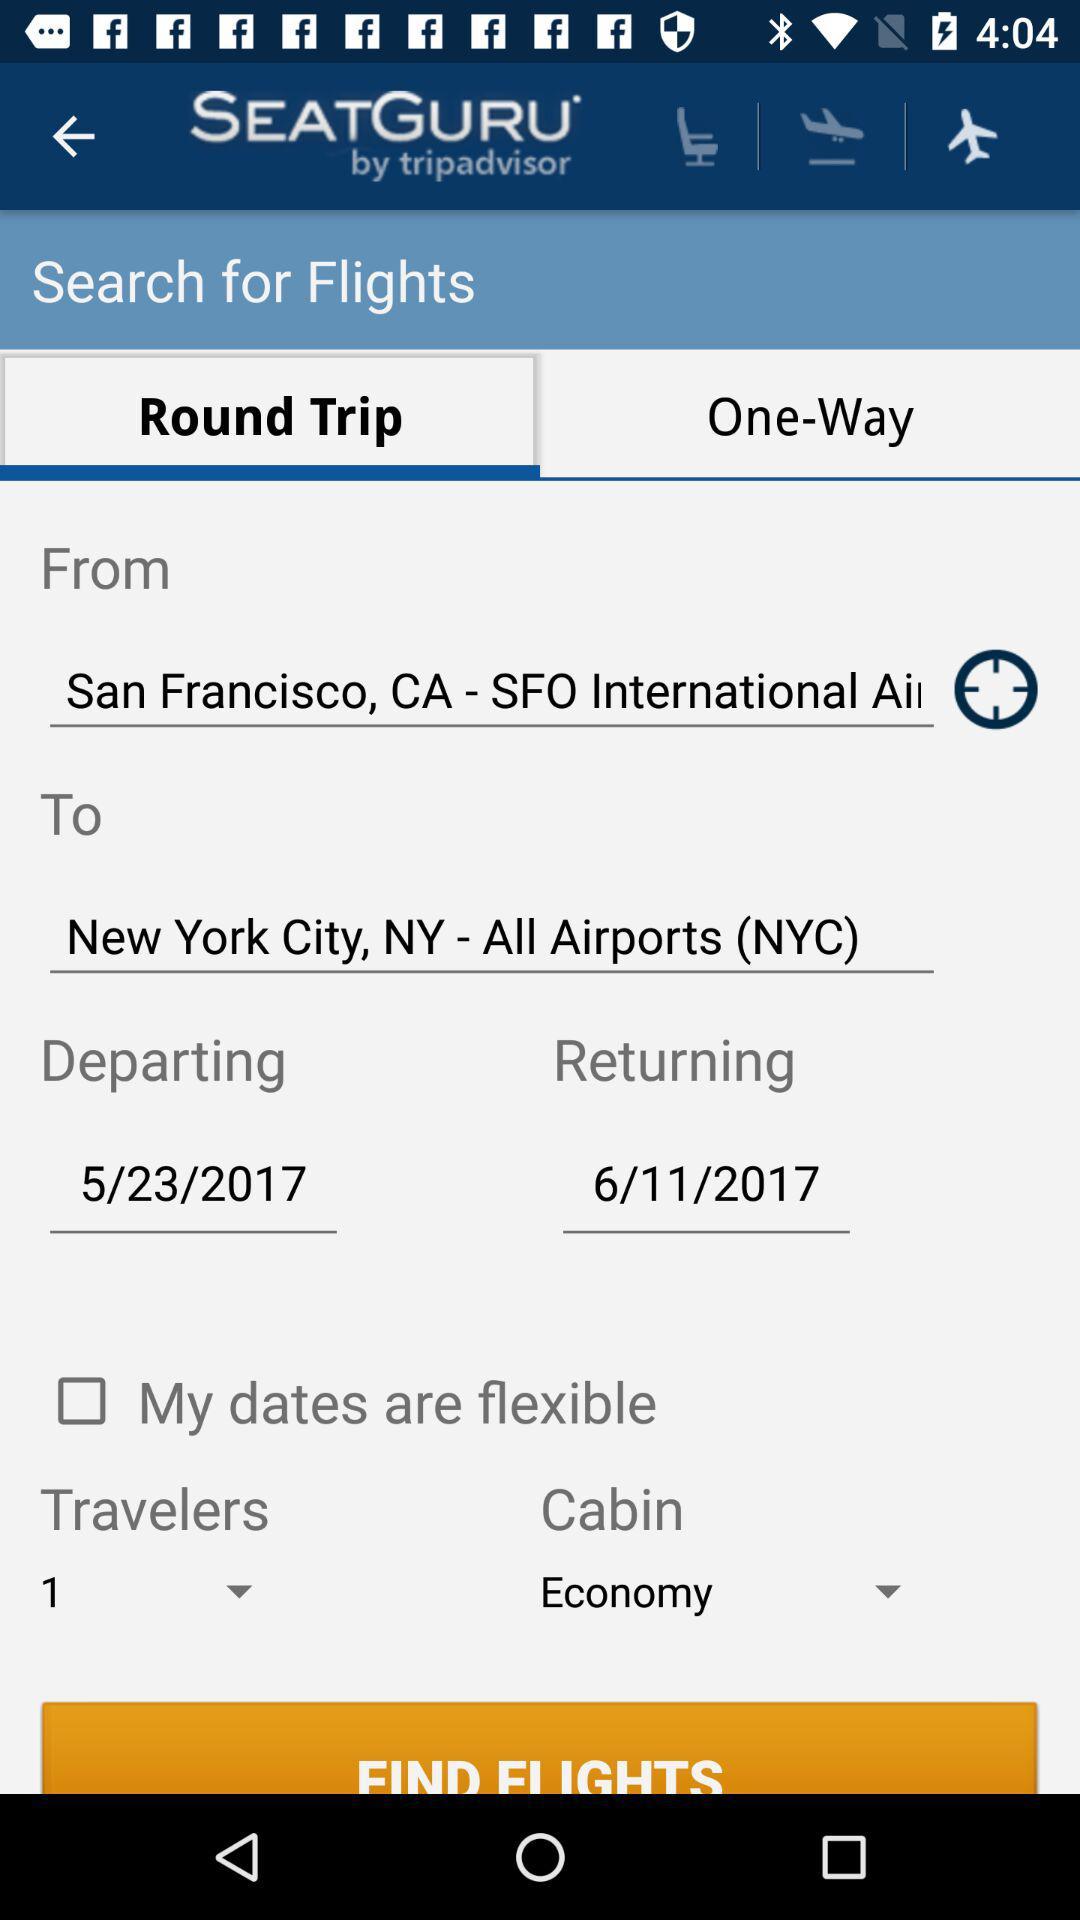  Describe the element at coordinates (832, 135) in the screenshot. I see `the icon above one-way` at that location.